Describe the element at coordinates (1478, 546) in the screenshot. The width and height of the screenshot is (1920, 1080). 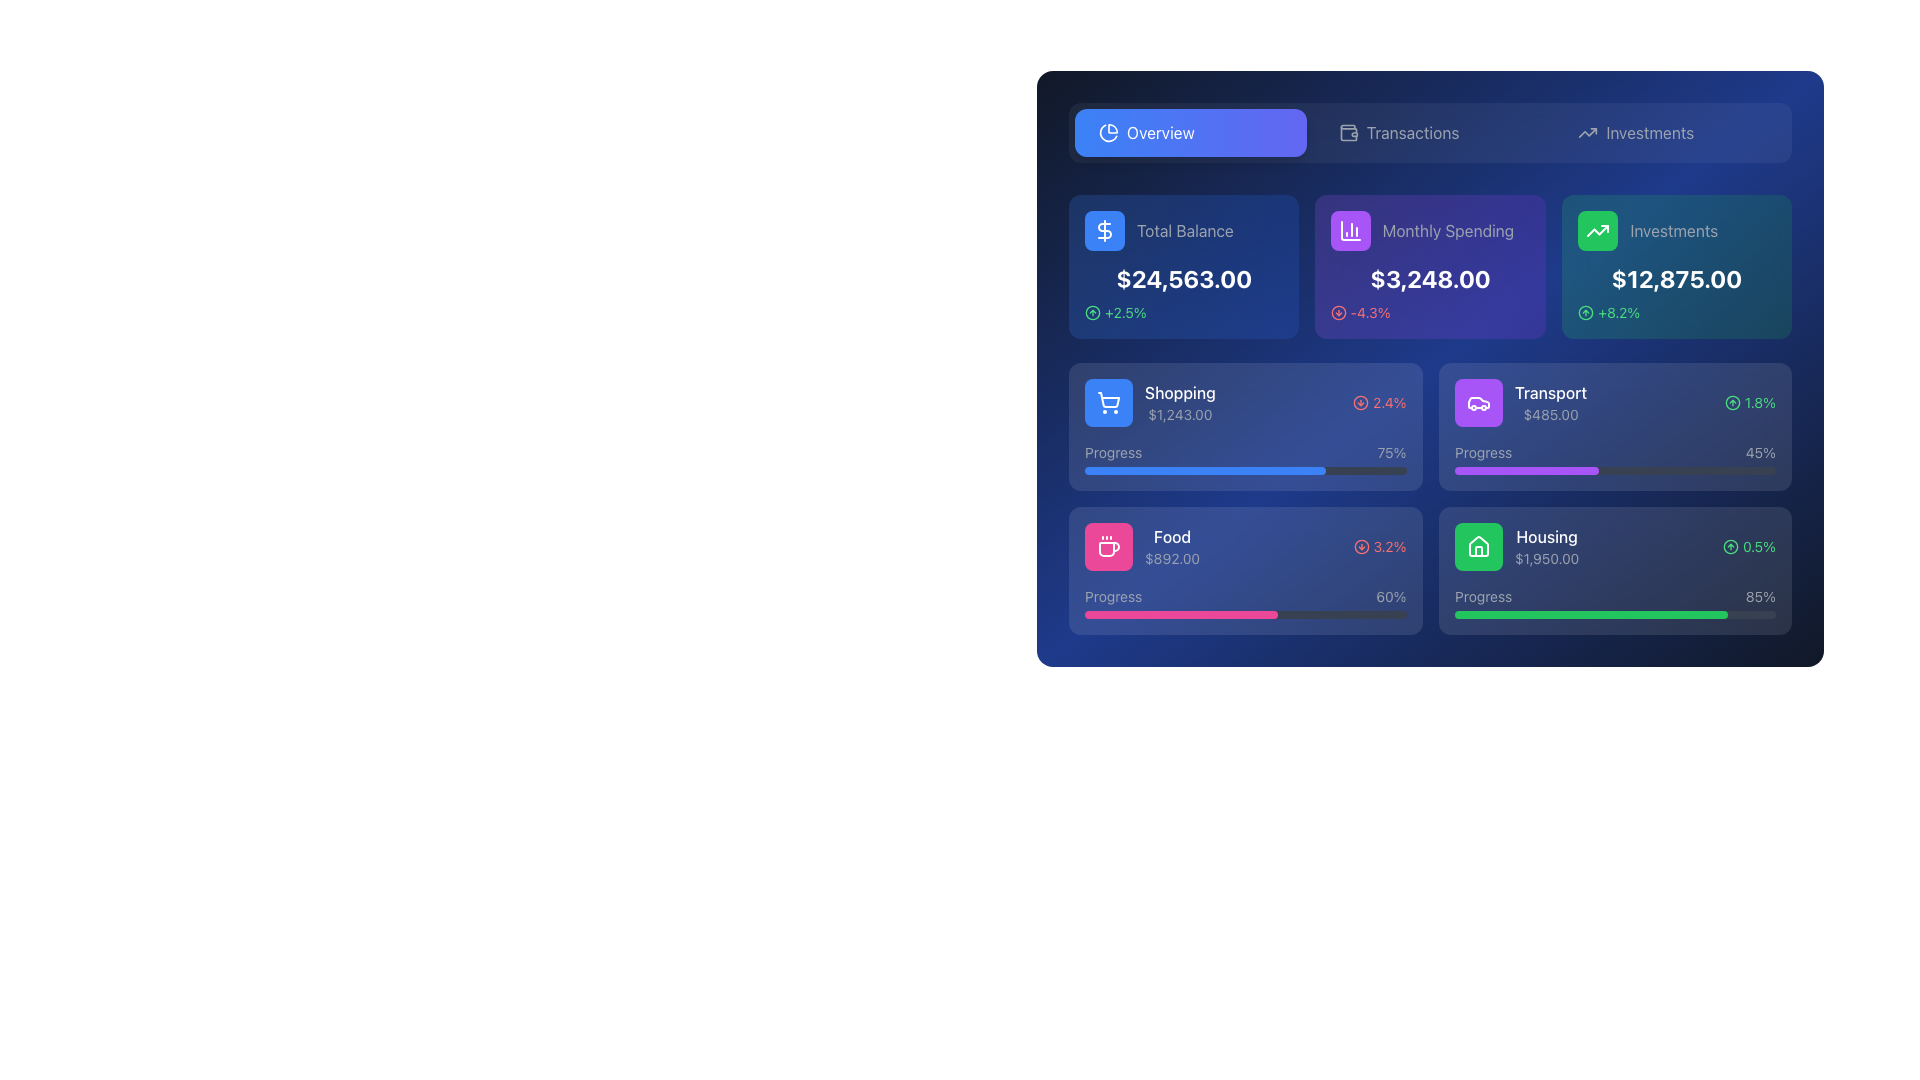
I see `the 'Housing' category icon, represented by a house icon, located at the bottom-right of the interface within its summary card` at that location.